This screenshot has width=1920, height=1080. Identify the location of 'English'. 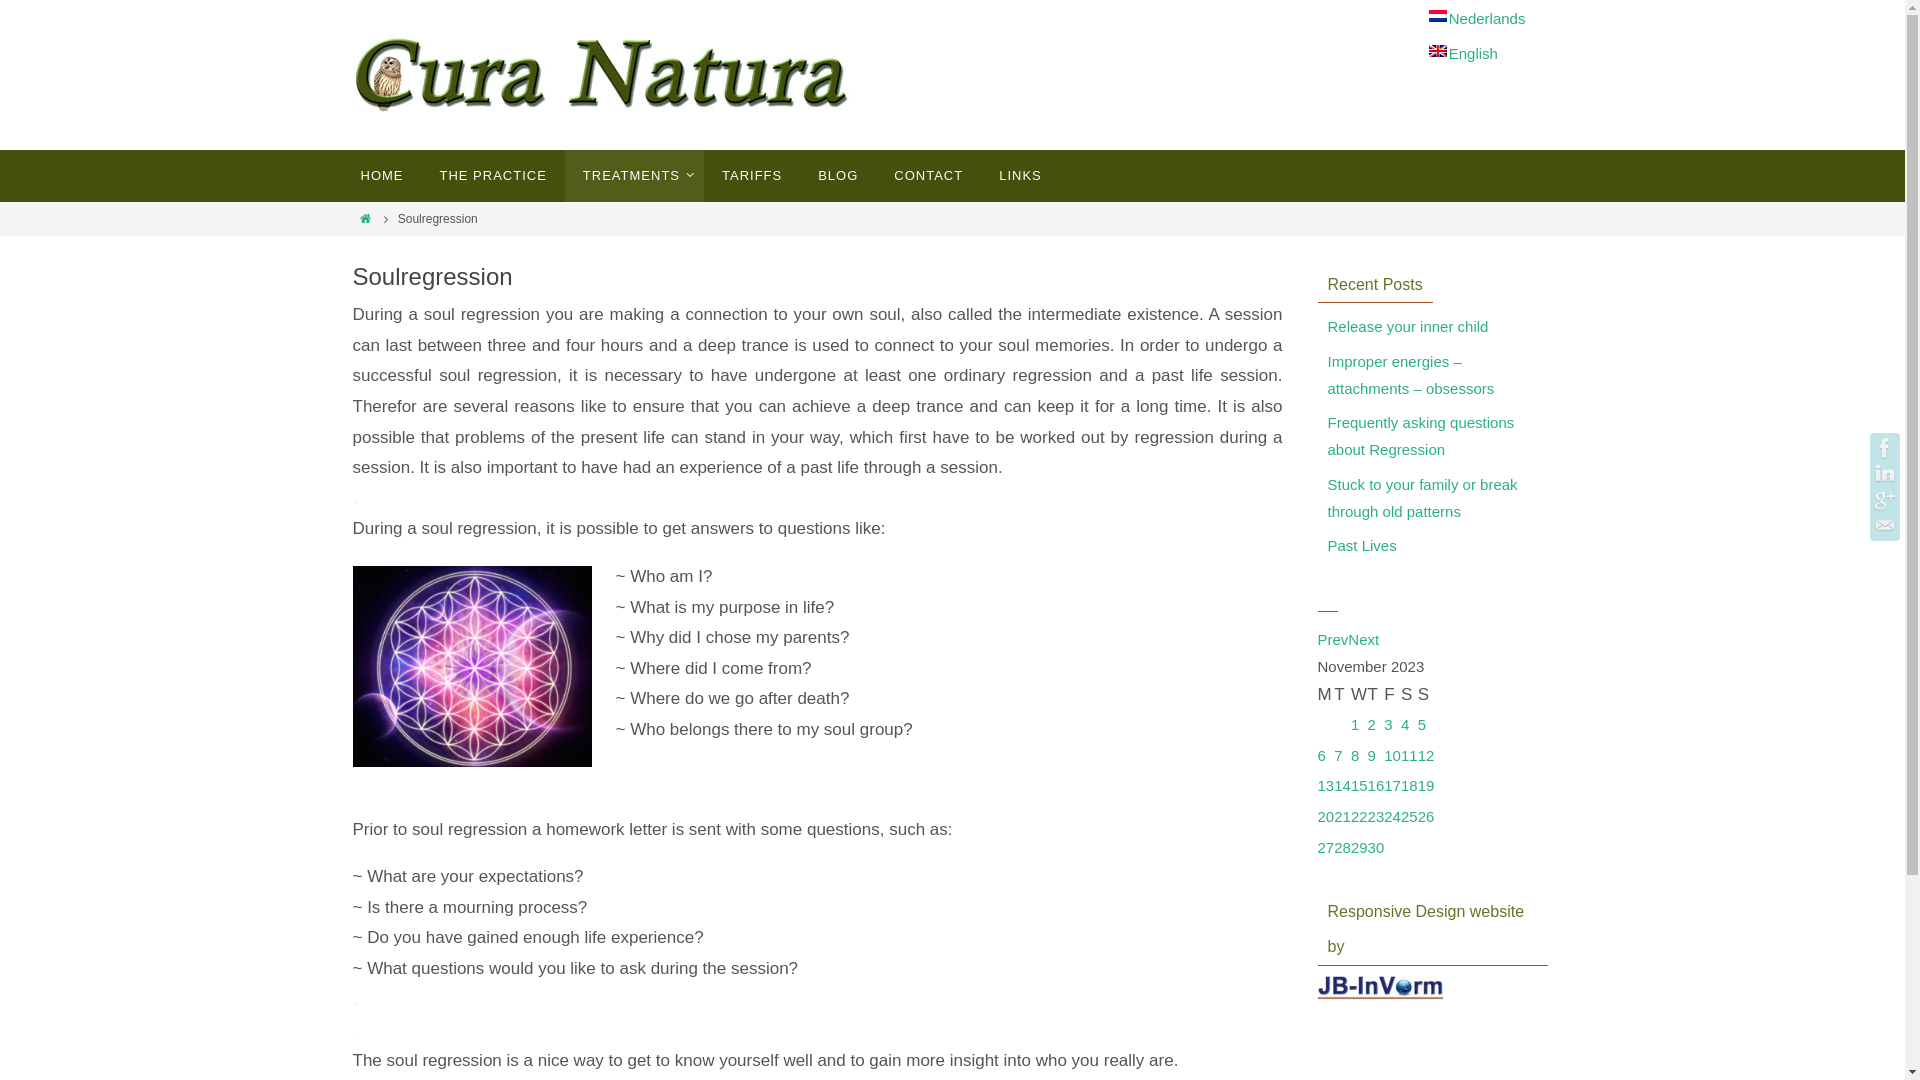
(1463, 52).